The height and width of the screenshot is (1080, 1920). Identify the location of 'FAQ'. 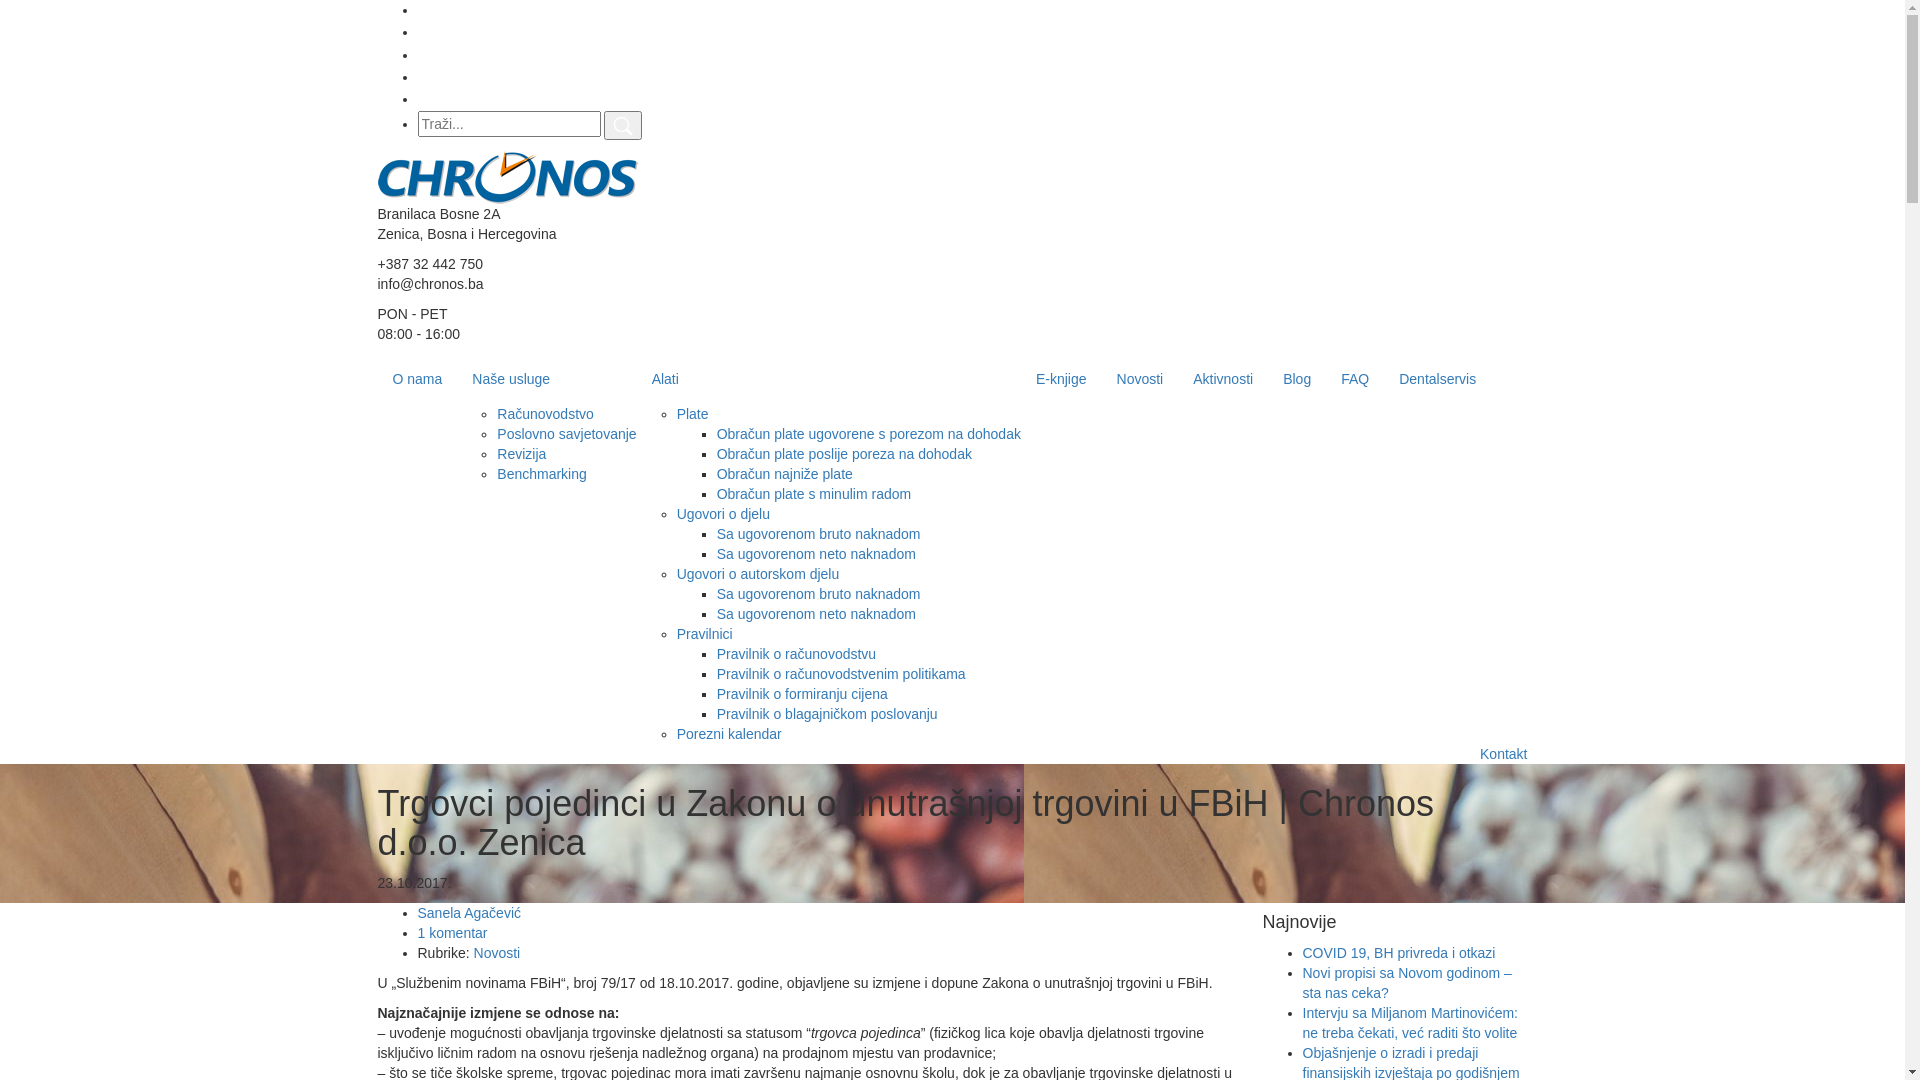
(1354, 378).